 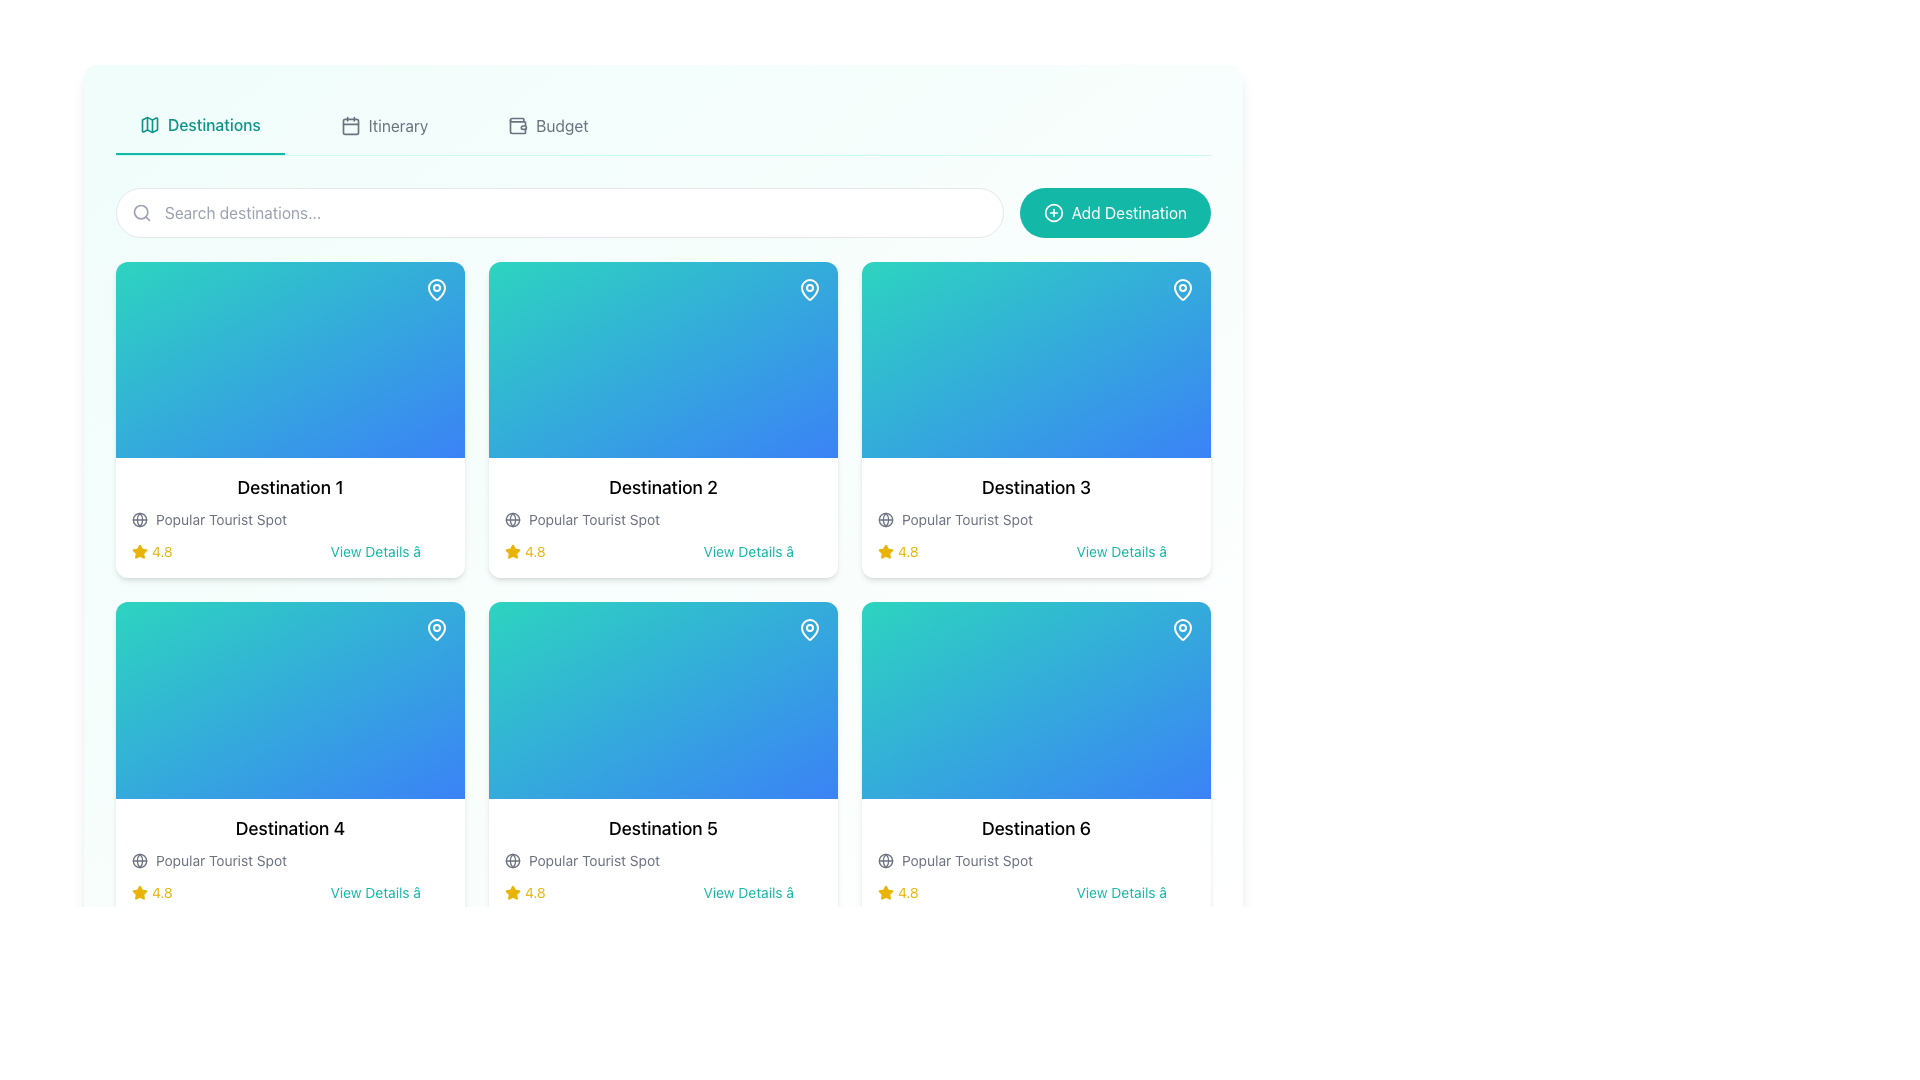 What do you see at coordinates (535, 552) in the screenshot?
I see `the numerical rating text associated with the item, which is located to the right of the yellow star icon in the rating display at the bottom-left corner of the 'Destination 1' card` at bounding box center [535, 552].